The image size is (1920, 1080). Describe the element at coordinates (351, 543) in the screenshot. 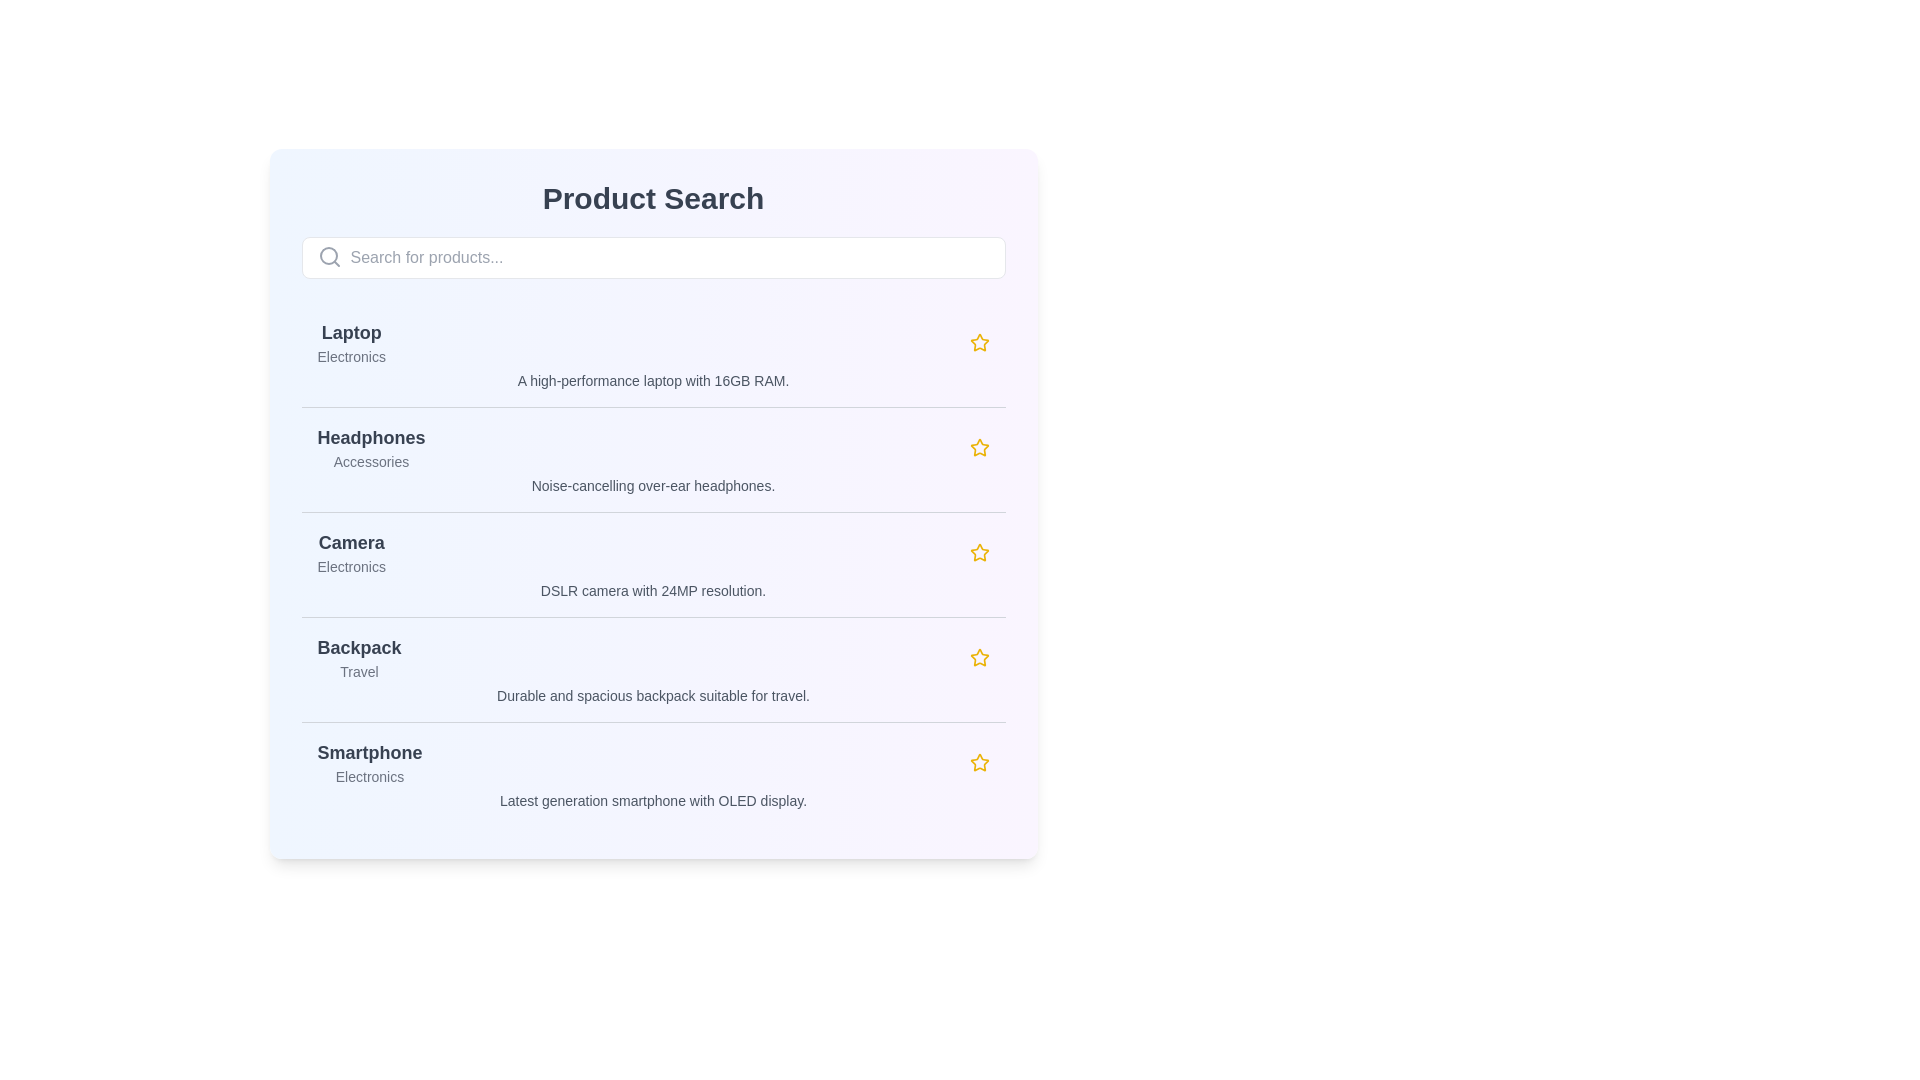

I see `the 'Camera' text label that identifies the product type in the 'Product Search' section, positioned as the third item in the list between 'Headphones' and 'Backpack'` at that location.